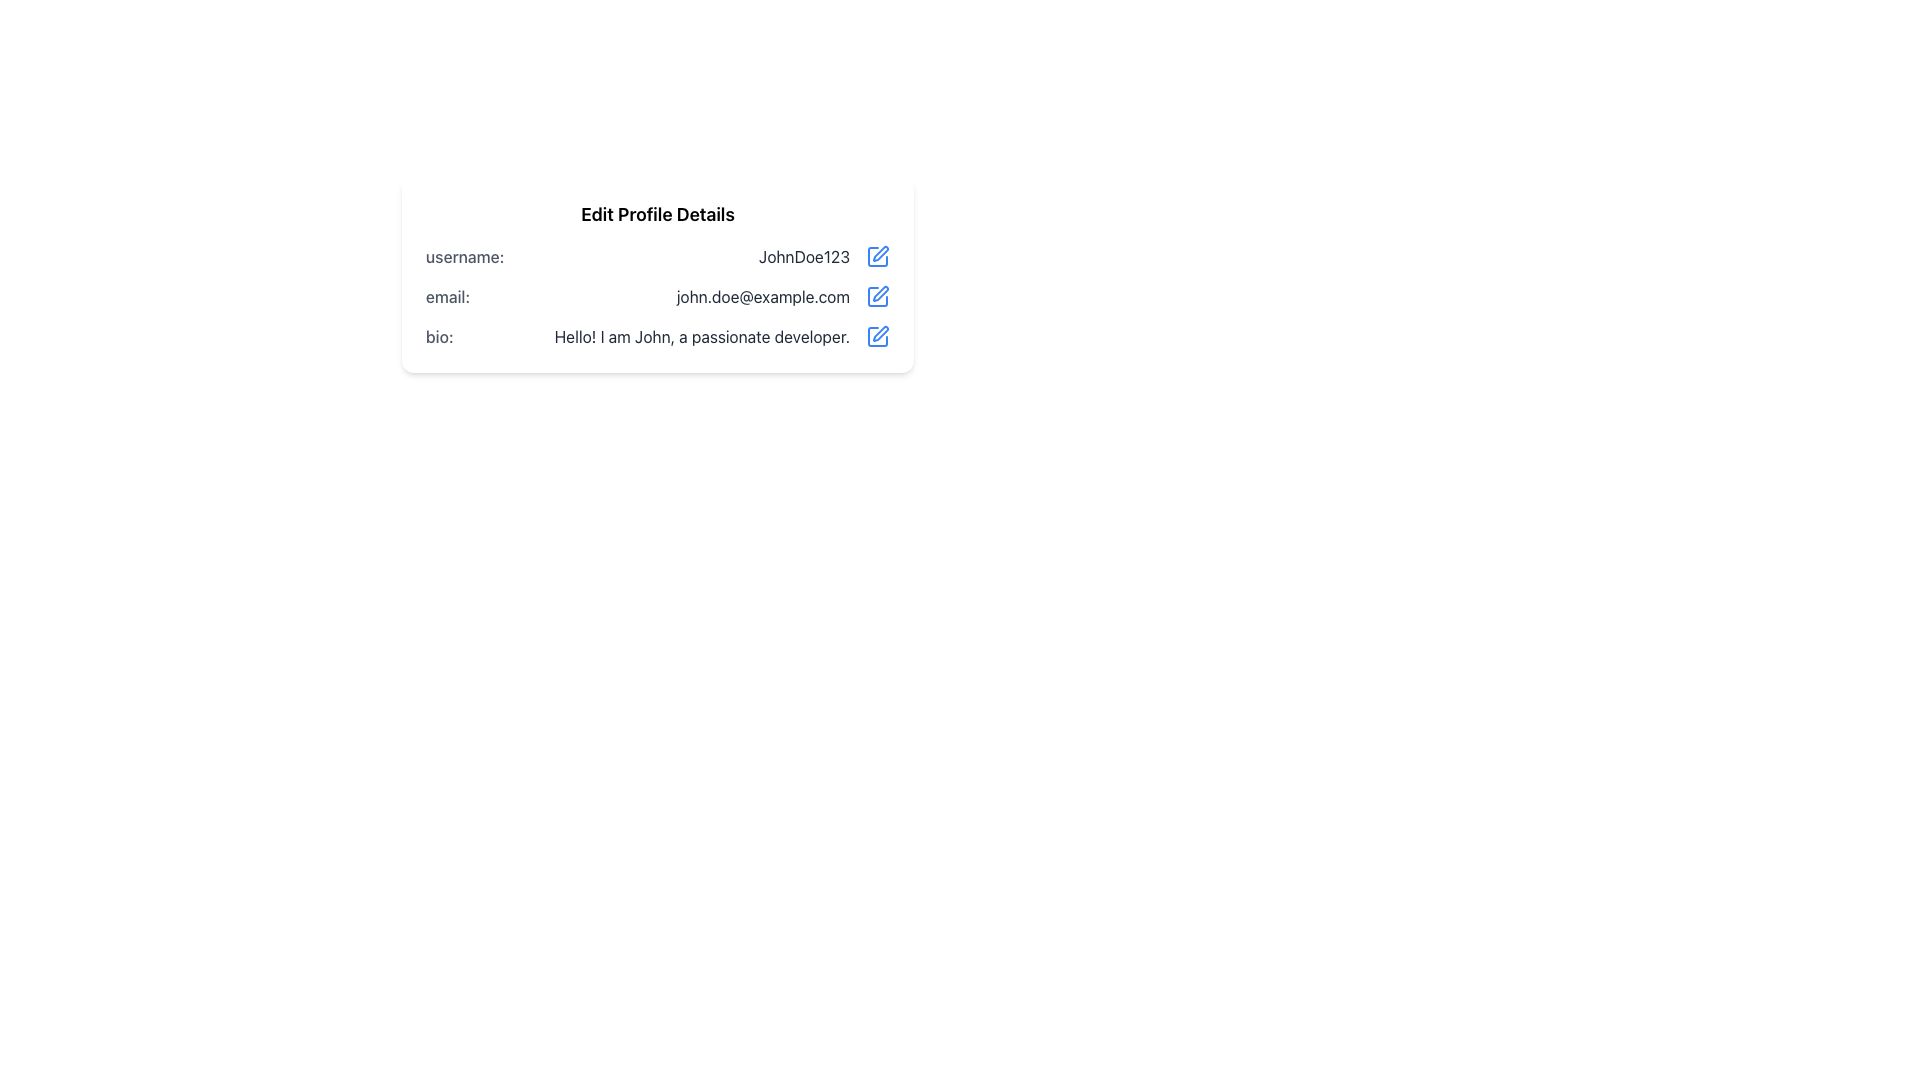 This screenshot has height=1080, width=1920. What do you see at coordinates (880, 253) in the screenshot?
I see `the edit icon located to the right of the 'username:' field in the 'Edit Profile Details' section` at bounding box center [880, 253].